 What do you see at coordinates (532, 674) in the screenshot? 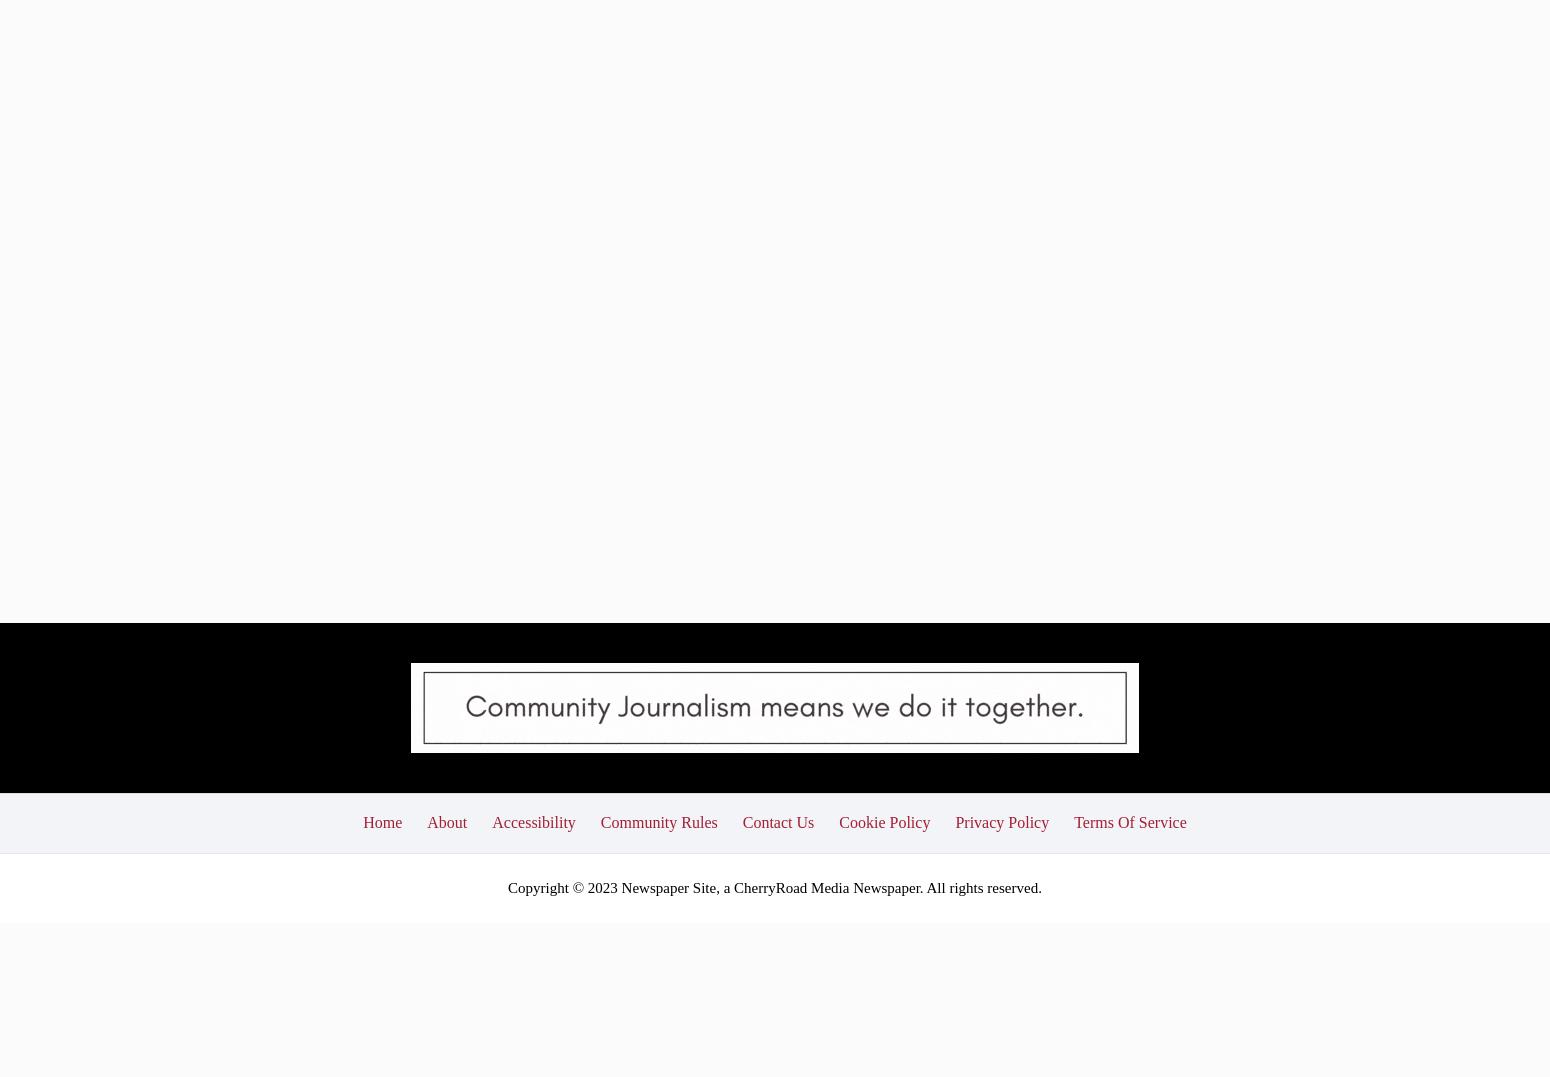
I see `'Accessibility'` at bounding box center [532, 674].